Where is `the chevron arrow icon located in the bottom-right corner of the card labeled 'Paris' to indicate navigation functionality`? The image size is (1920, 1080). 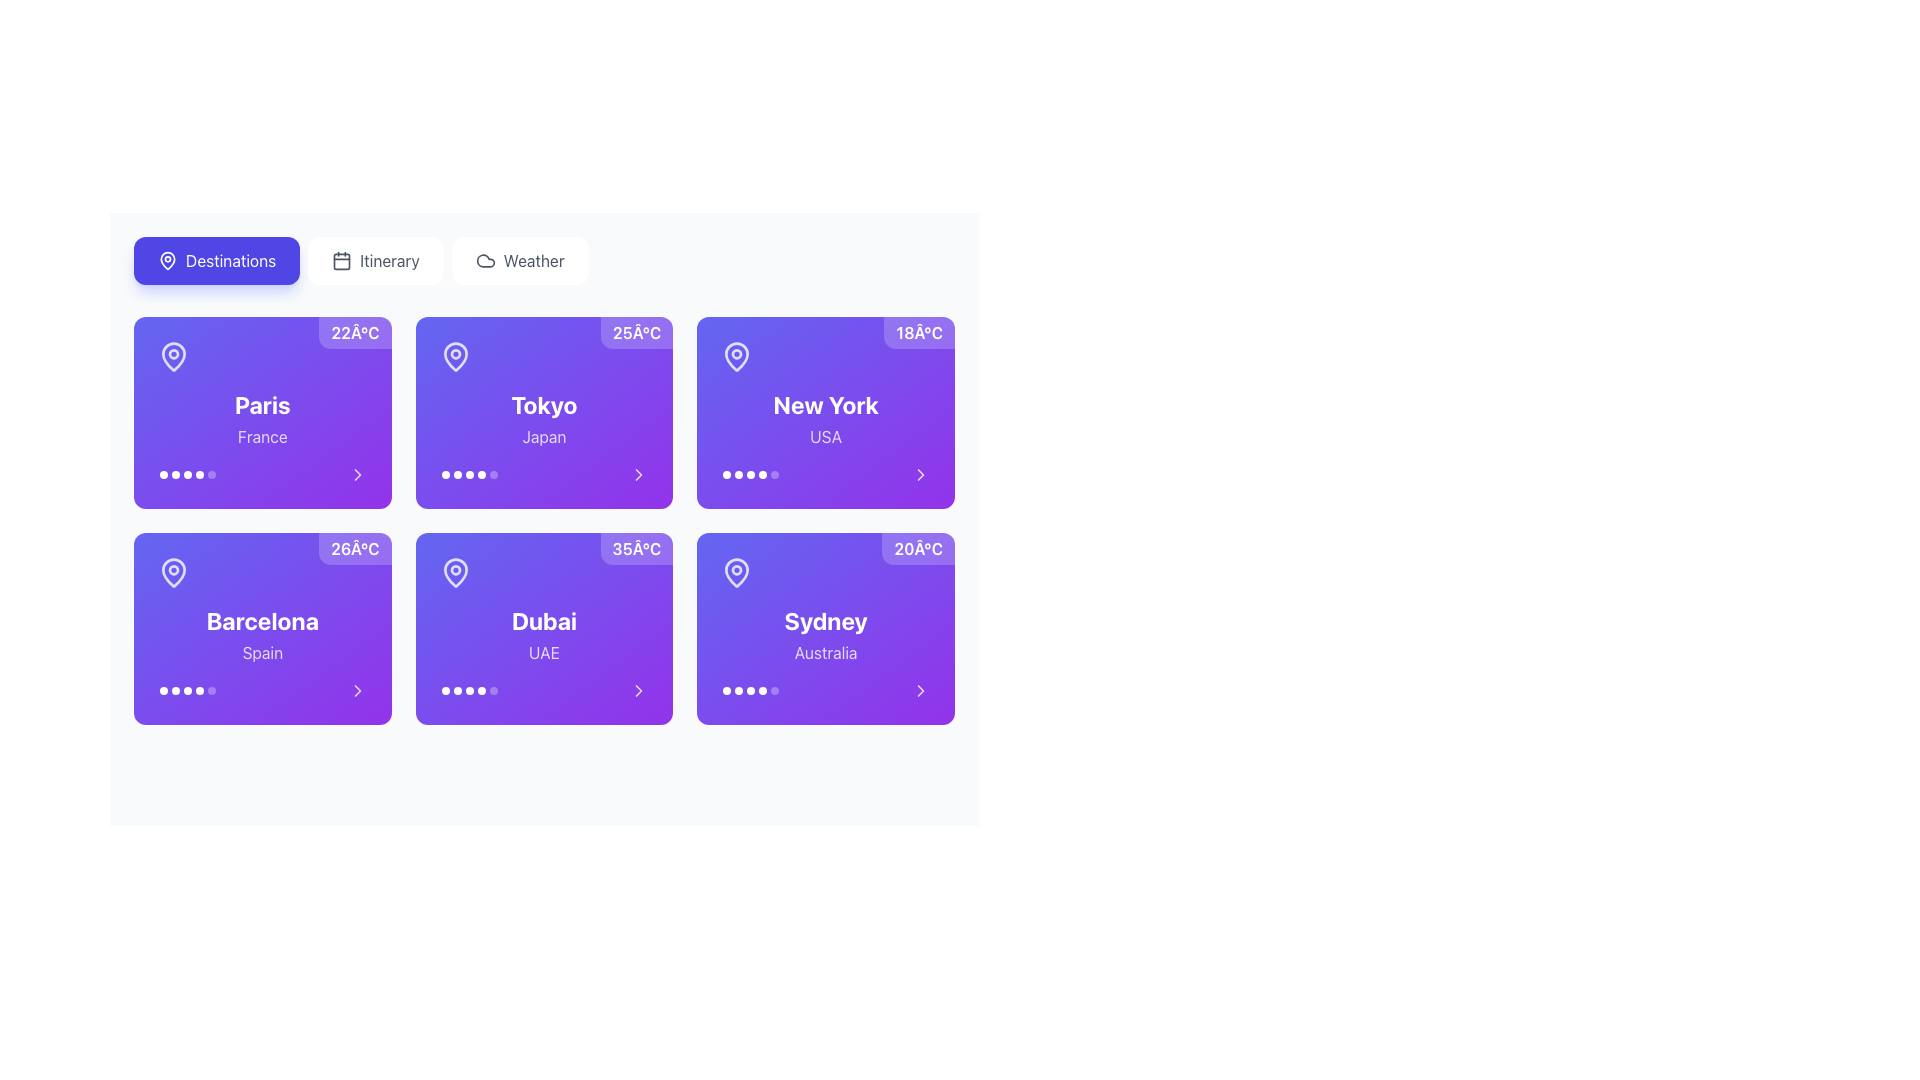 the chevron arrow icon located in the bottom-right corner of the card labeled 'Paris' to indicate navigation functionality is located at coordinates (357, 474).